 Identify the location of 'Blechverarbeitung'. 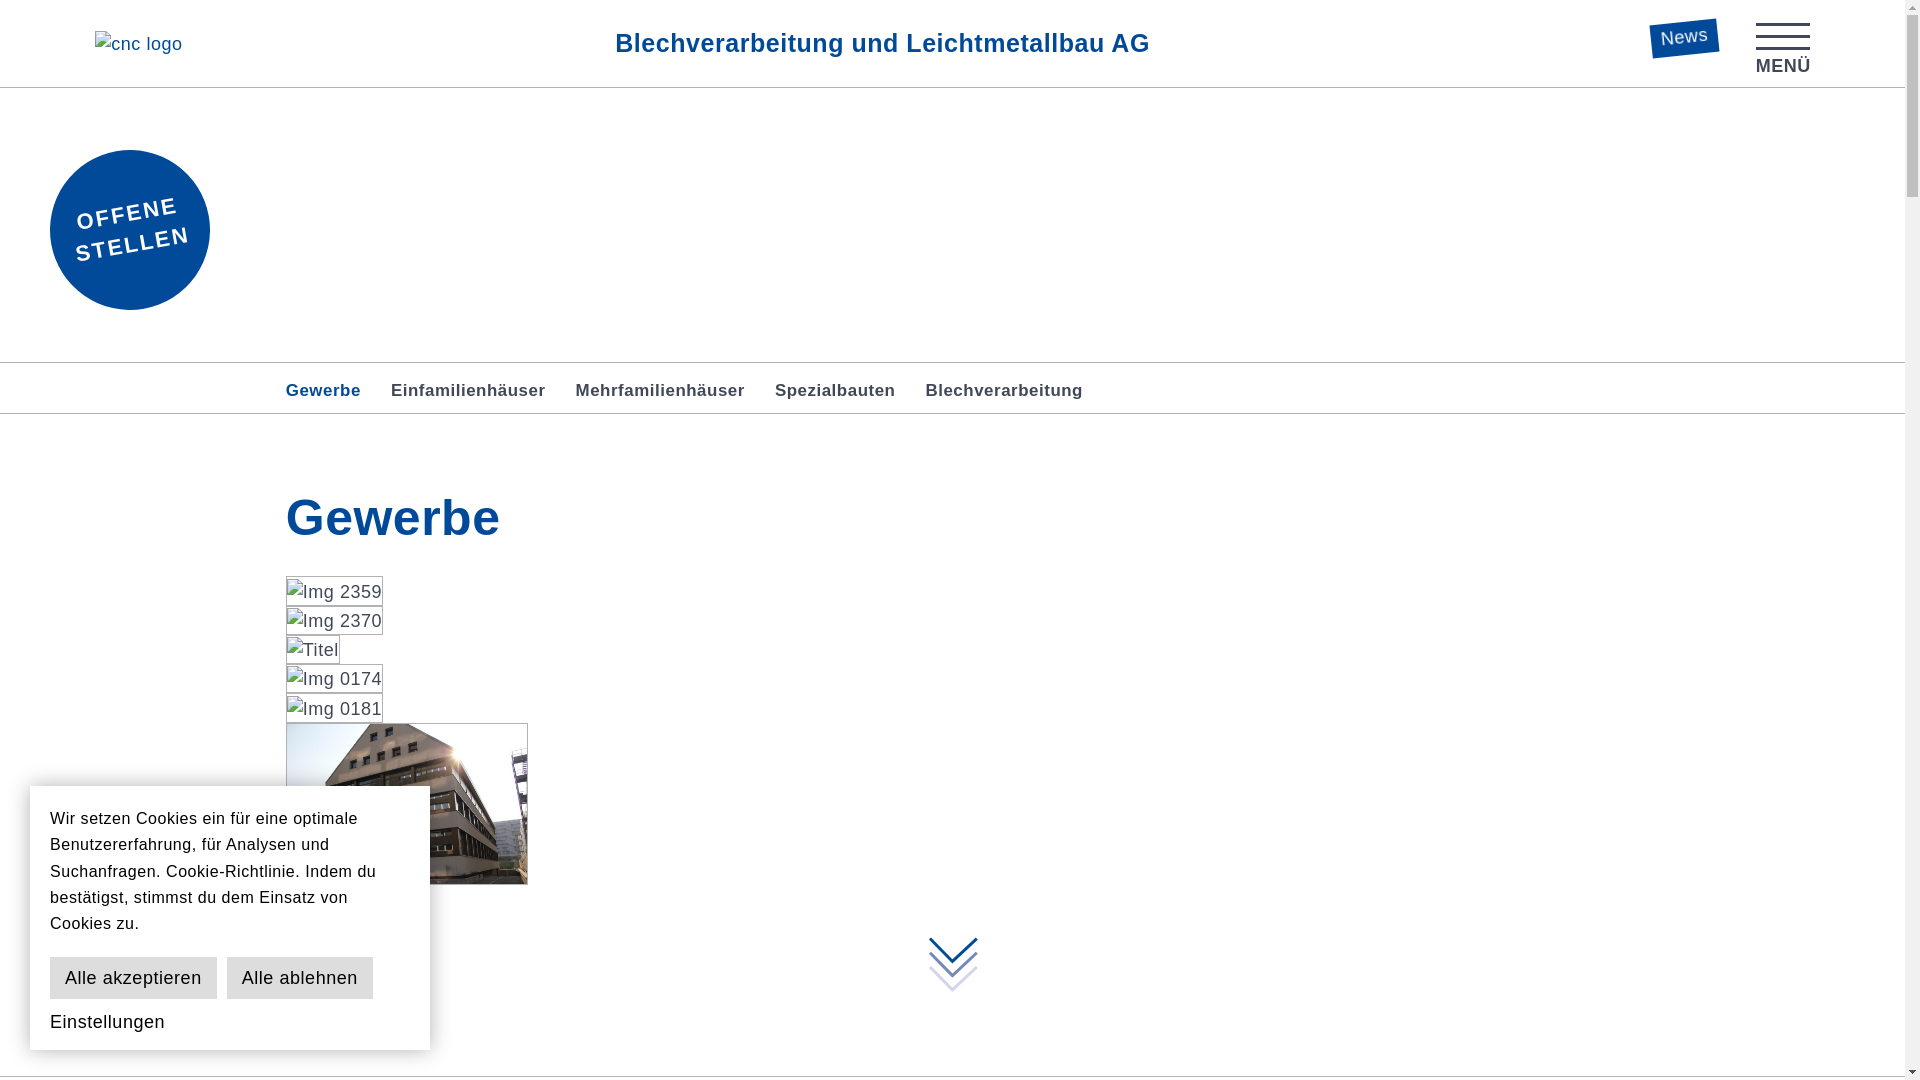
(1003, 390).